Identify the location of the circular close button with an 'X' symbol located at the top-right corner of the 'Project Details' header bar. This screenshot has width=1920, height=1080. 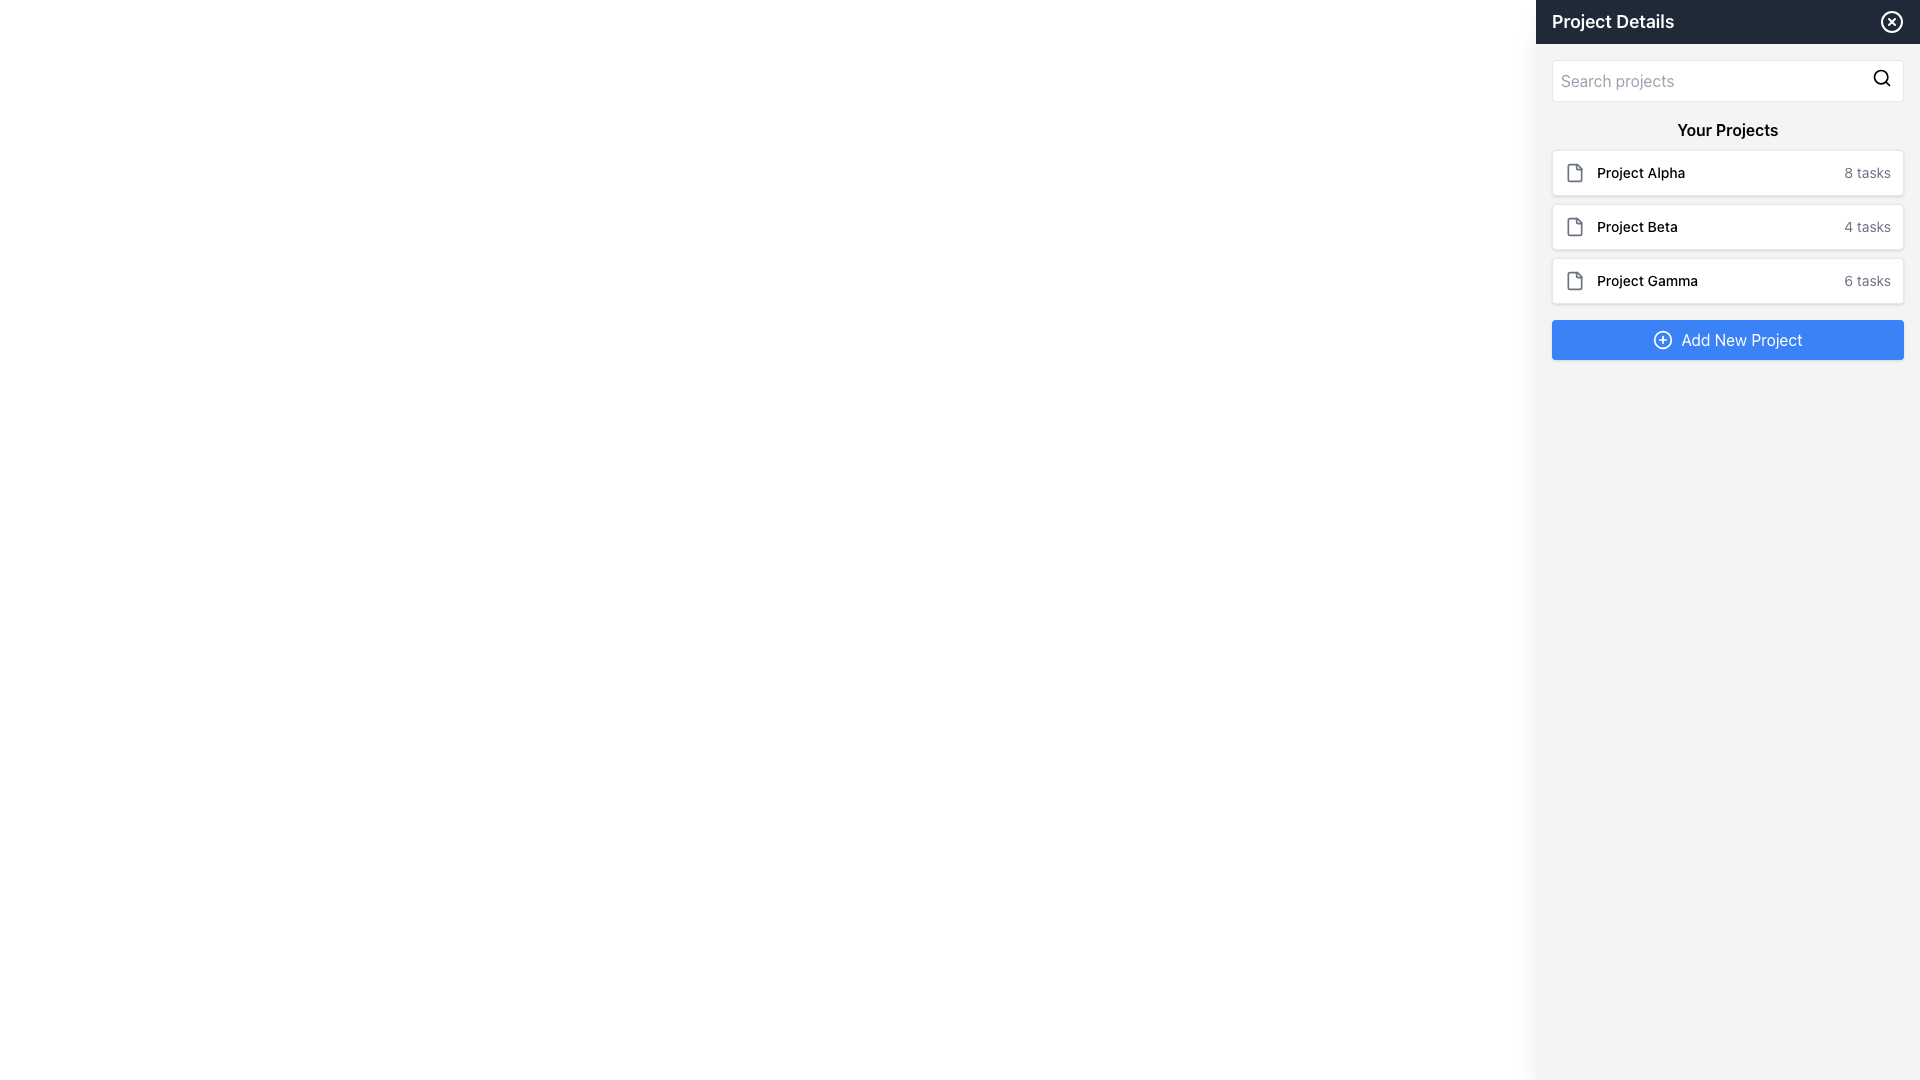
(1890, 22).